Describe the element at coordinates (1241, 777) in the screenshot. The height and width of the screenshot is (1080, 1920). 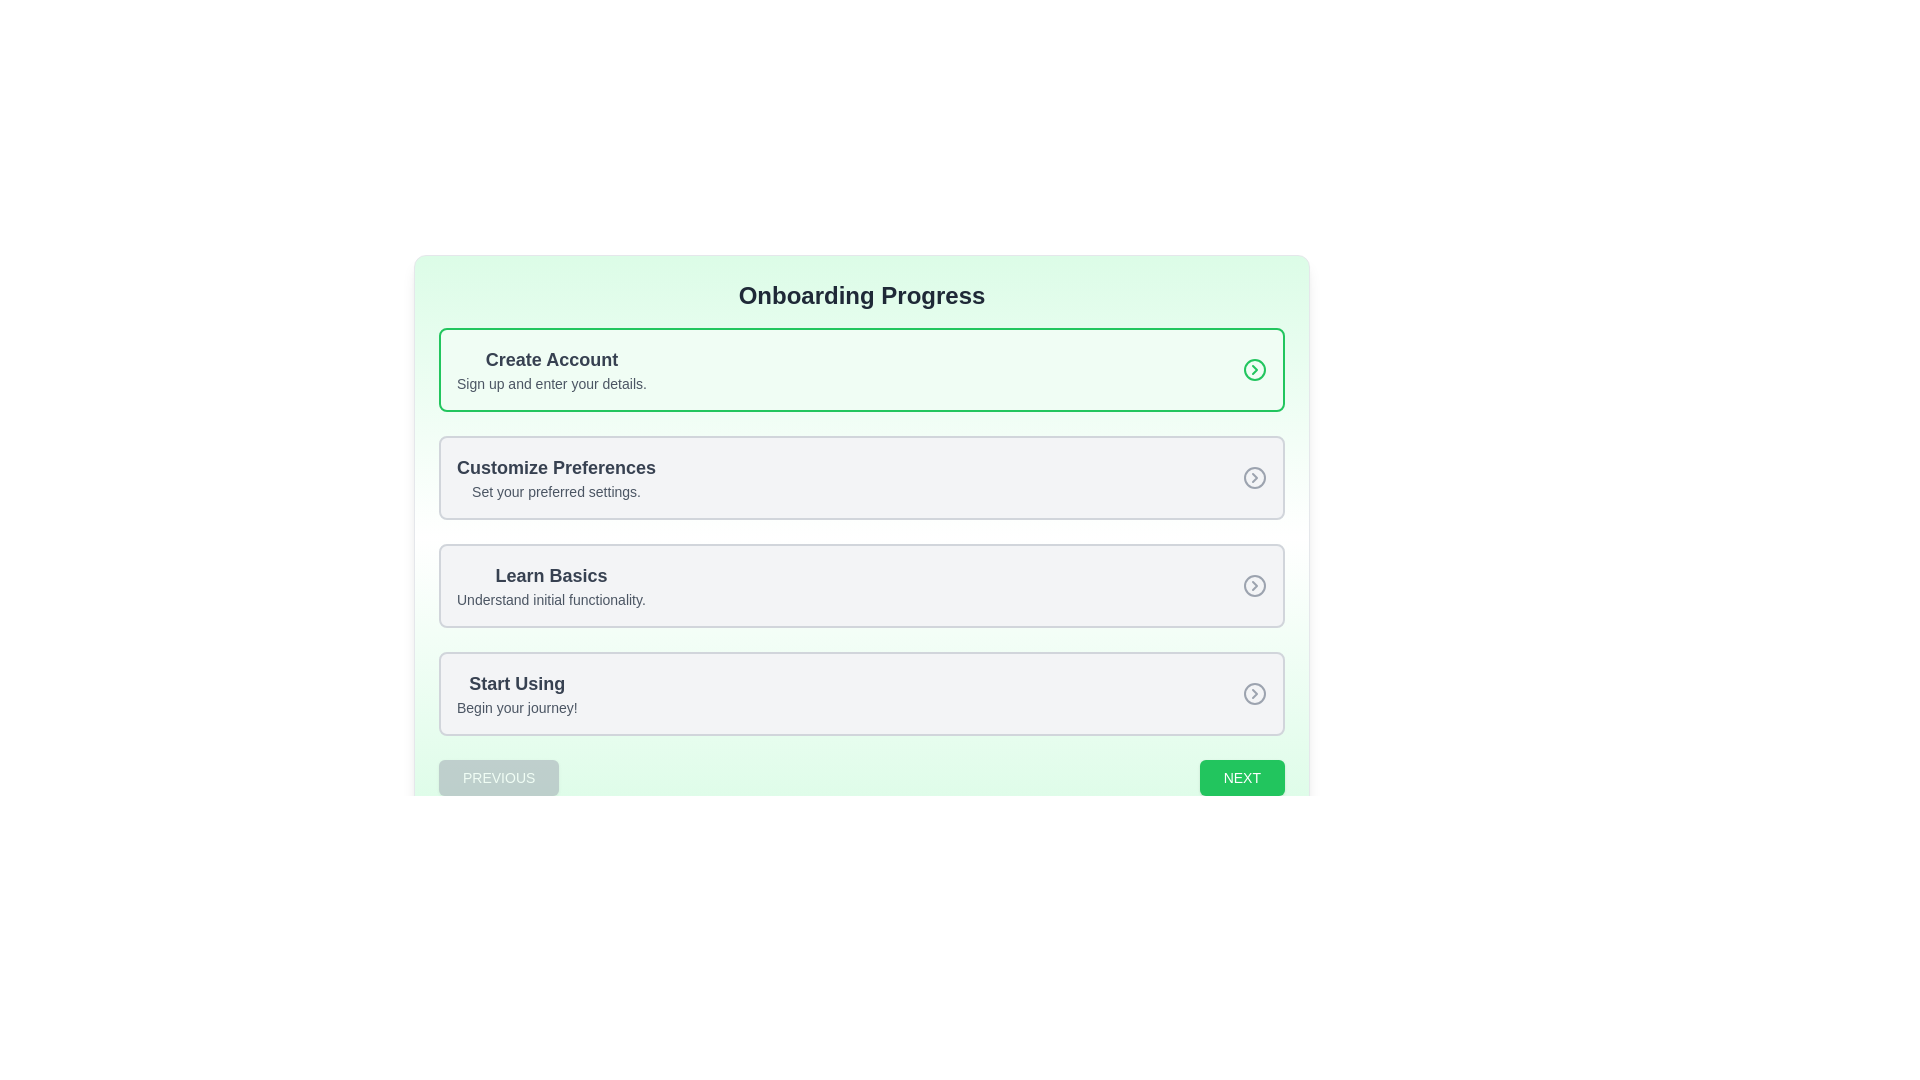
I see `the 'Next' button to proceed to the next step` at that location.